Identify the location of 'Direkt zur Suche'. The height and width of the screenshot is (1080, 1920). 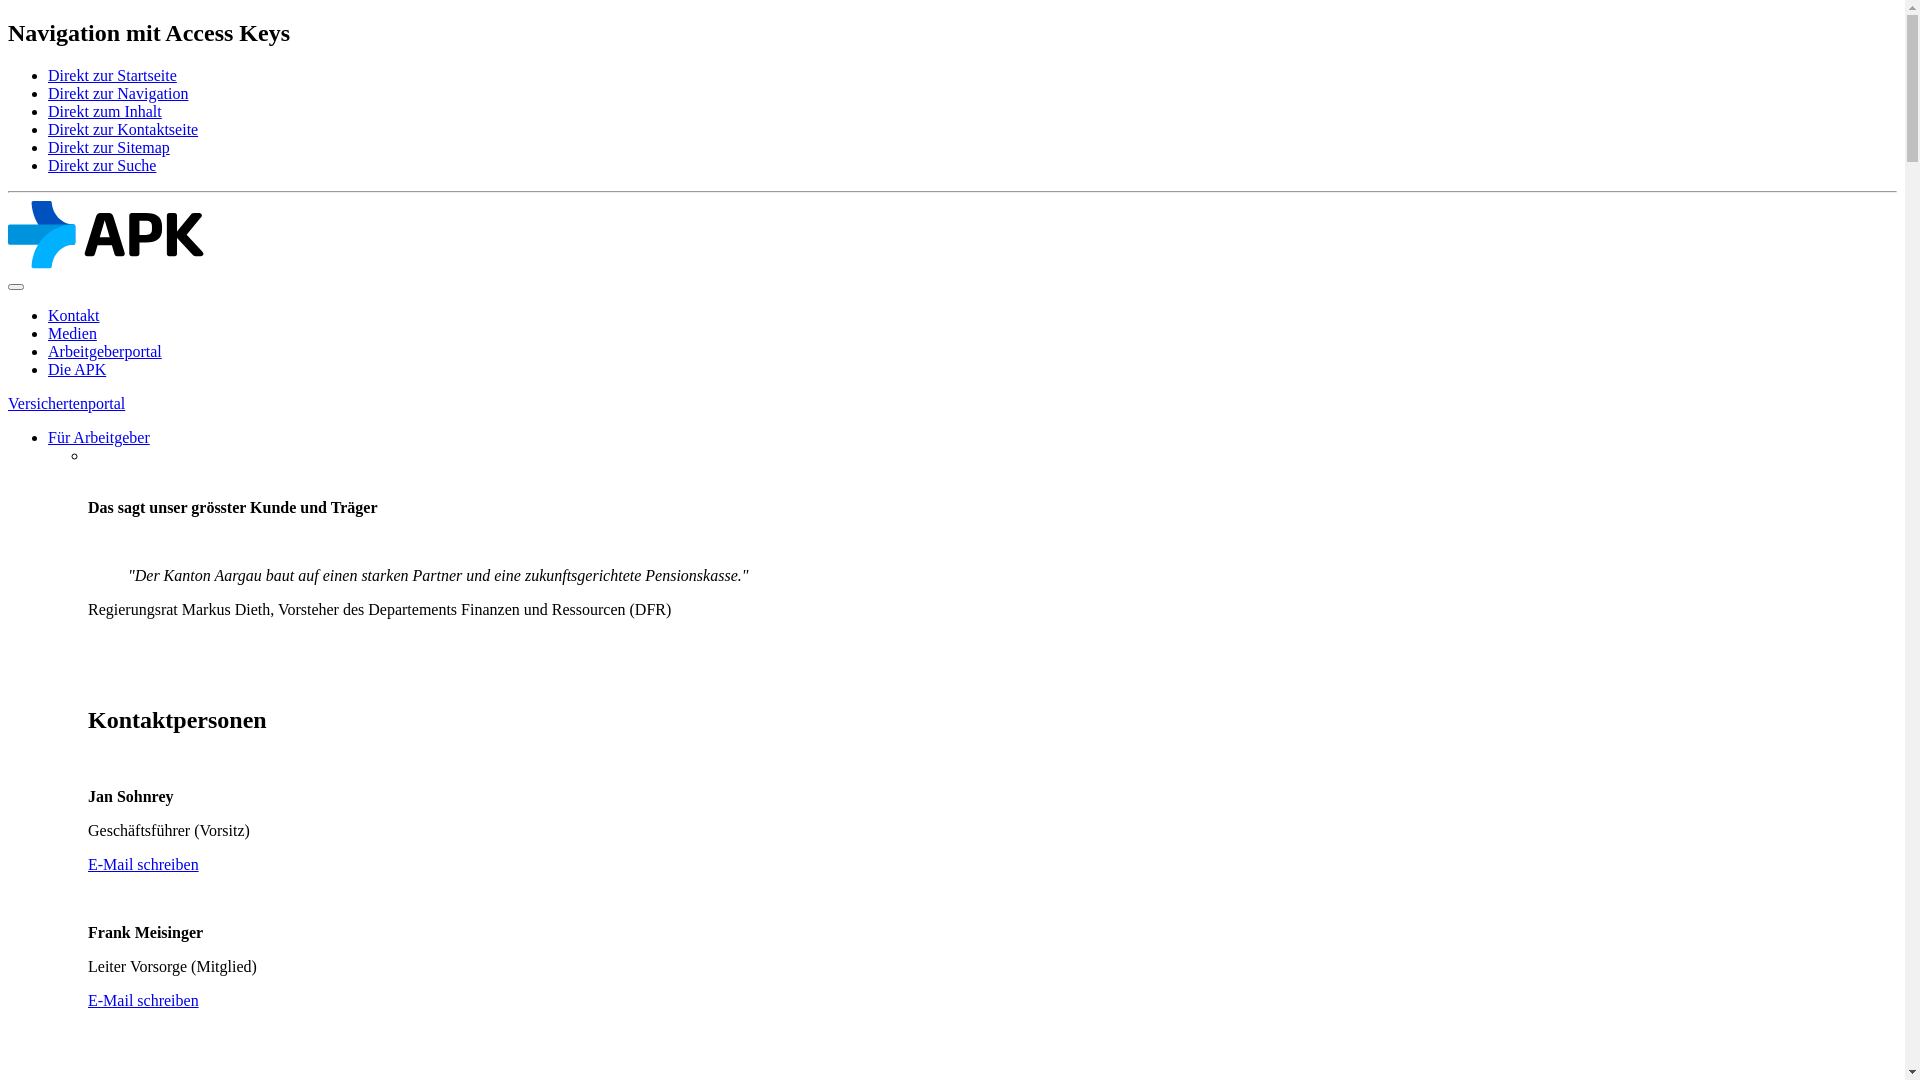
(100, 164).